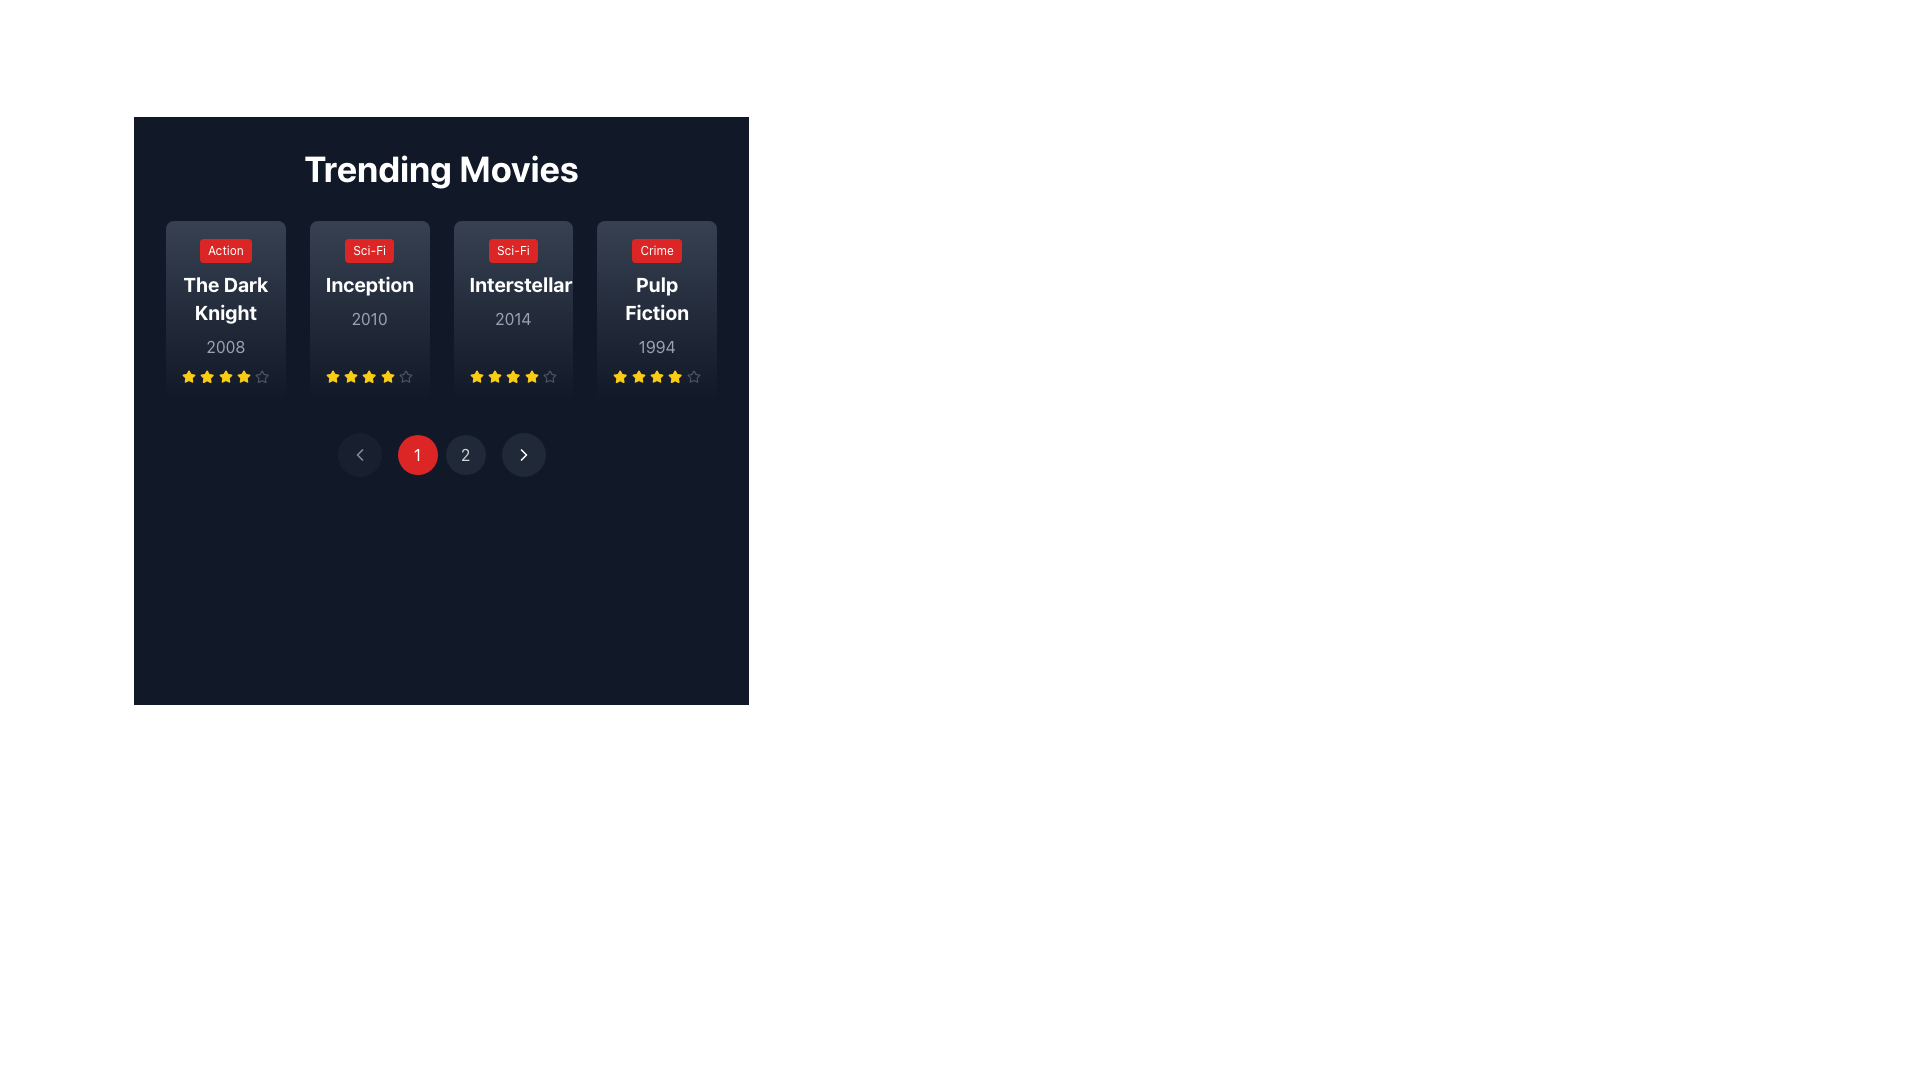 The image size is (1920, 1080). I want to click on the leftmost movie card in the 'Trending Movies' section, so click(225, 310).